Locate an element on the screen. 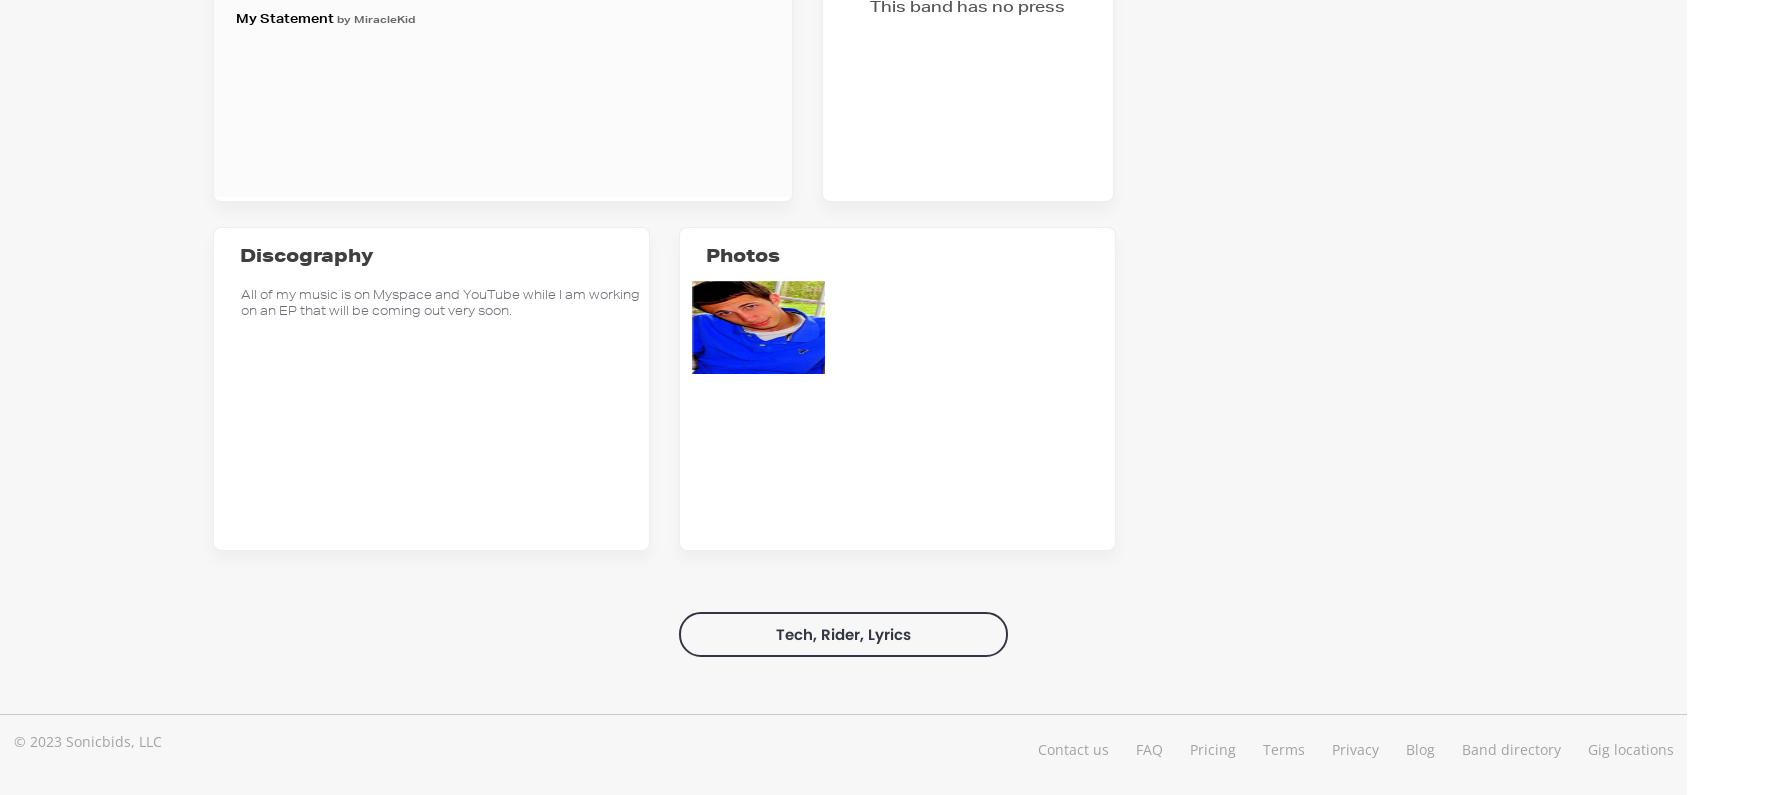  '© 2023 Sonicbids, LLC' is located at coordinates (11, 740).